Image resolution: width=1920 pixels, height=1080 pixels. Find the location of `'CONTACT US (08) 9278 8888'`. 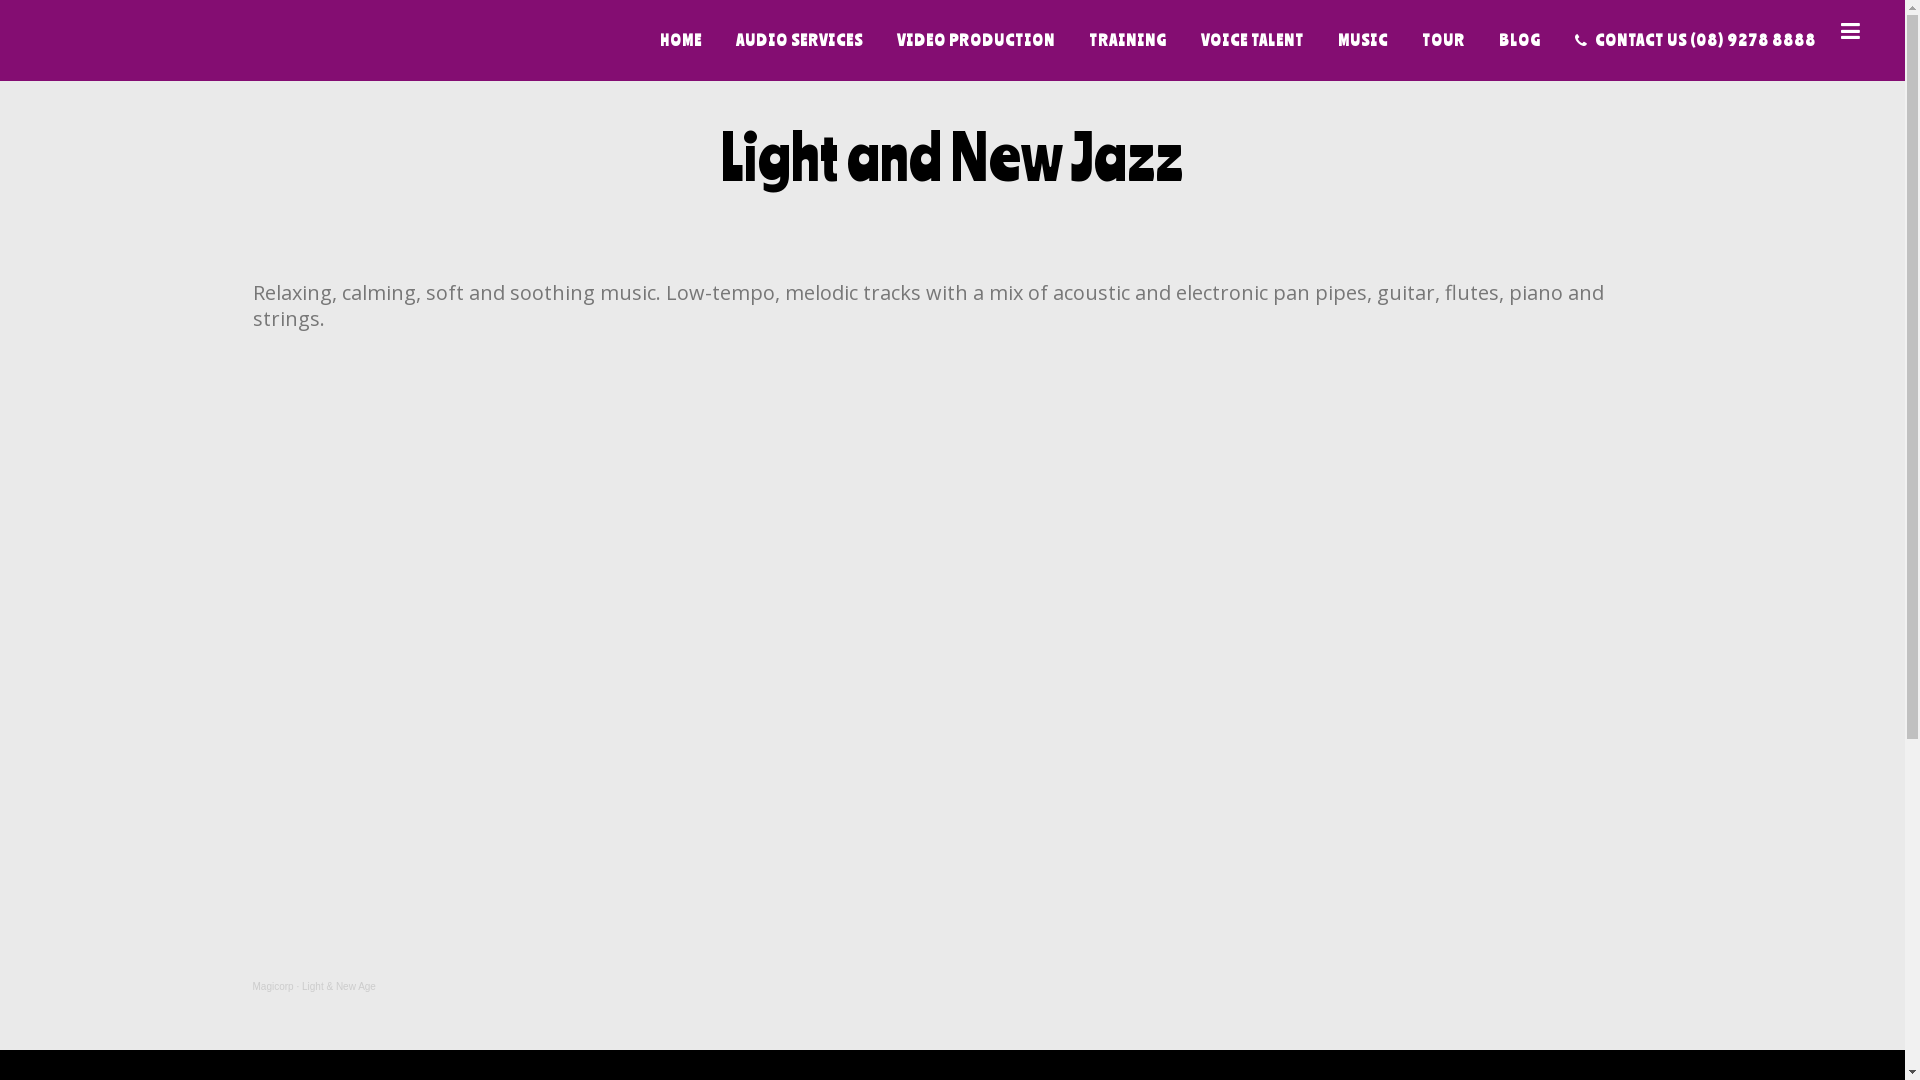

'CONTACT US (08) 9278 8888' is located at coordinates (1694, 39).